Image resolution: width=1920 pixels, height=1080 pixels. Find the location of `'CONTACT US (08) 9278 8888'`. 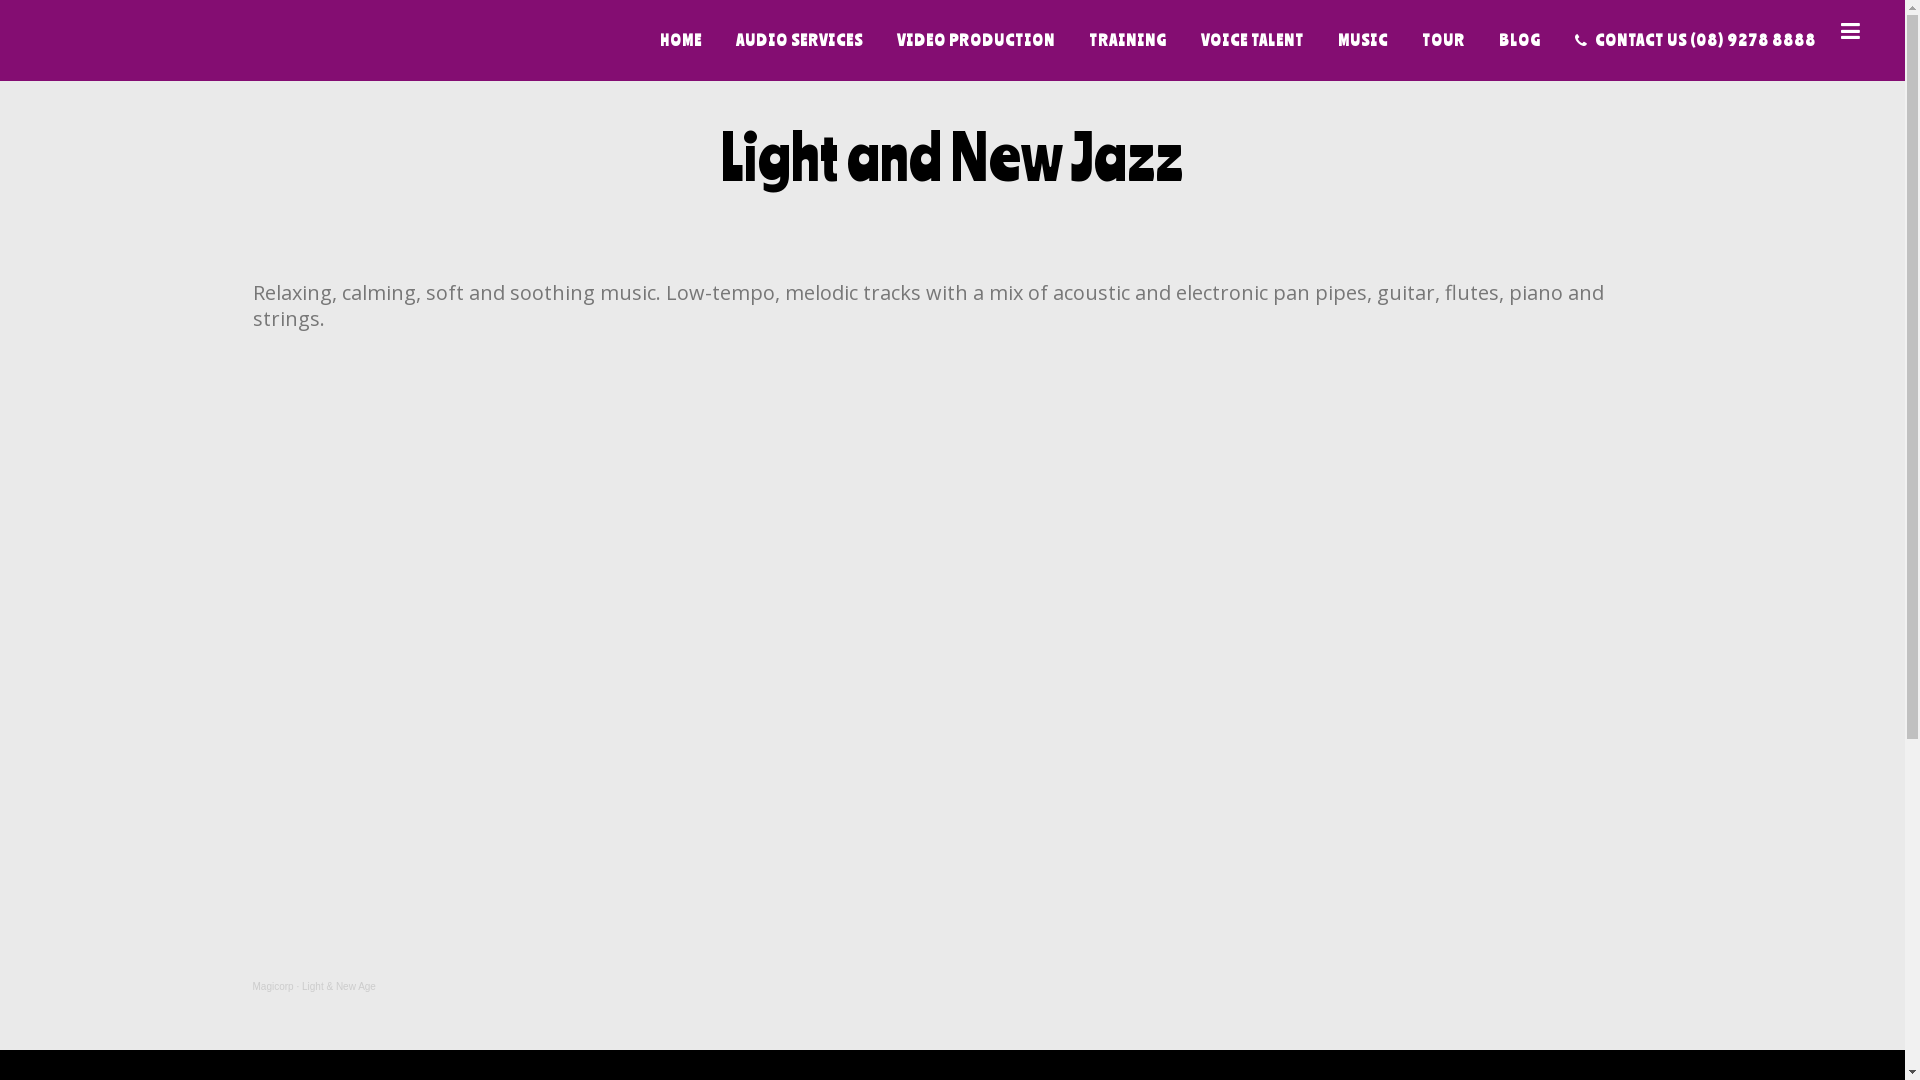

'CONTACT US (08) 9278 8888' is located at coordinates (1694, 39).